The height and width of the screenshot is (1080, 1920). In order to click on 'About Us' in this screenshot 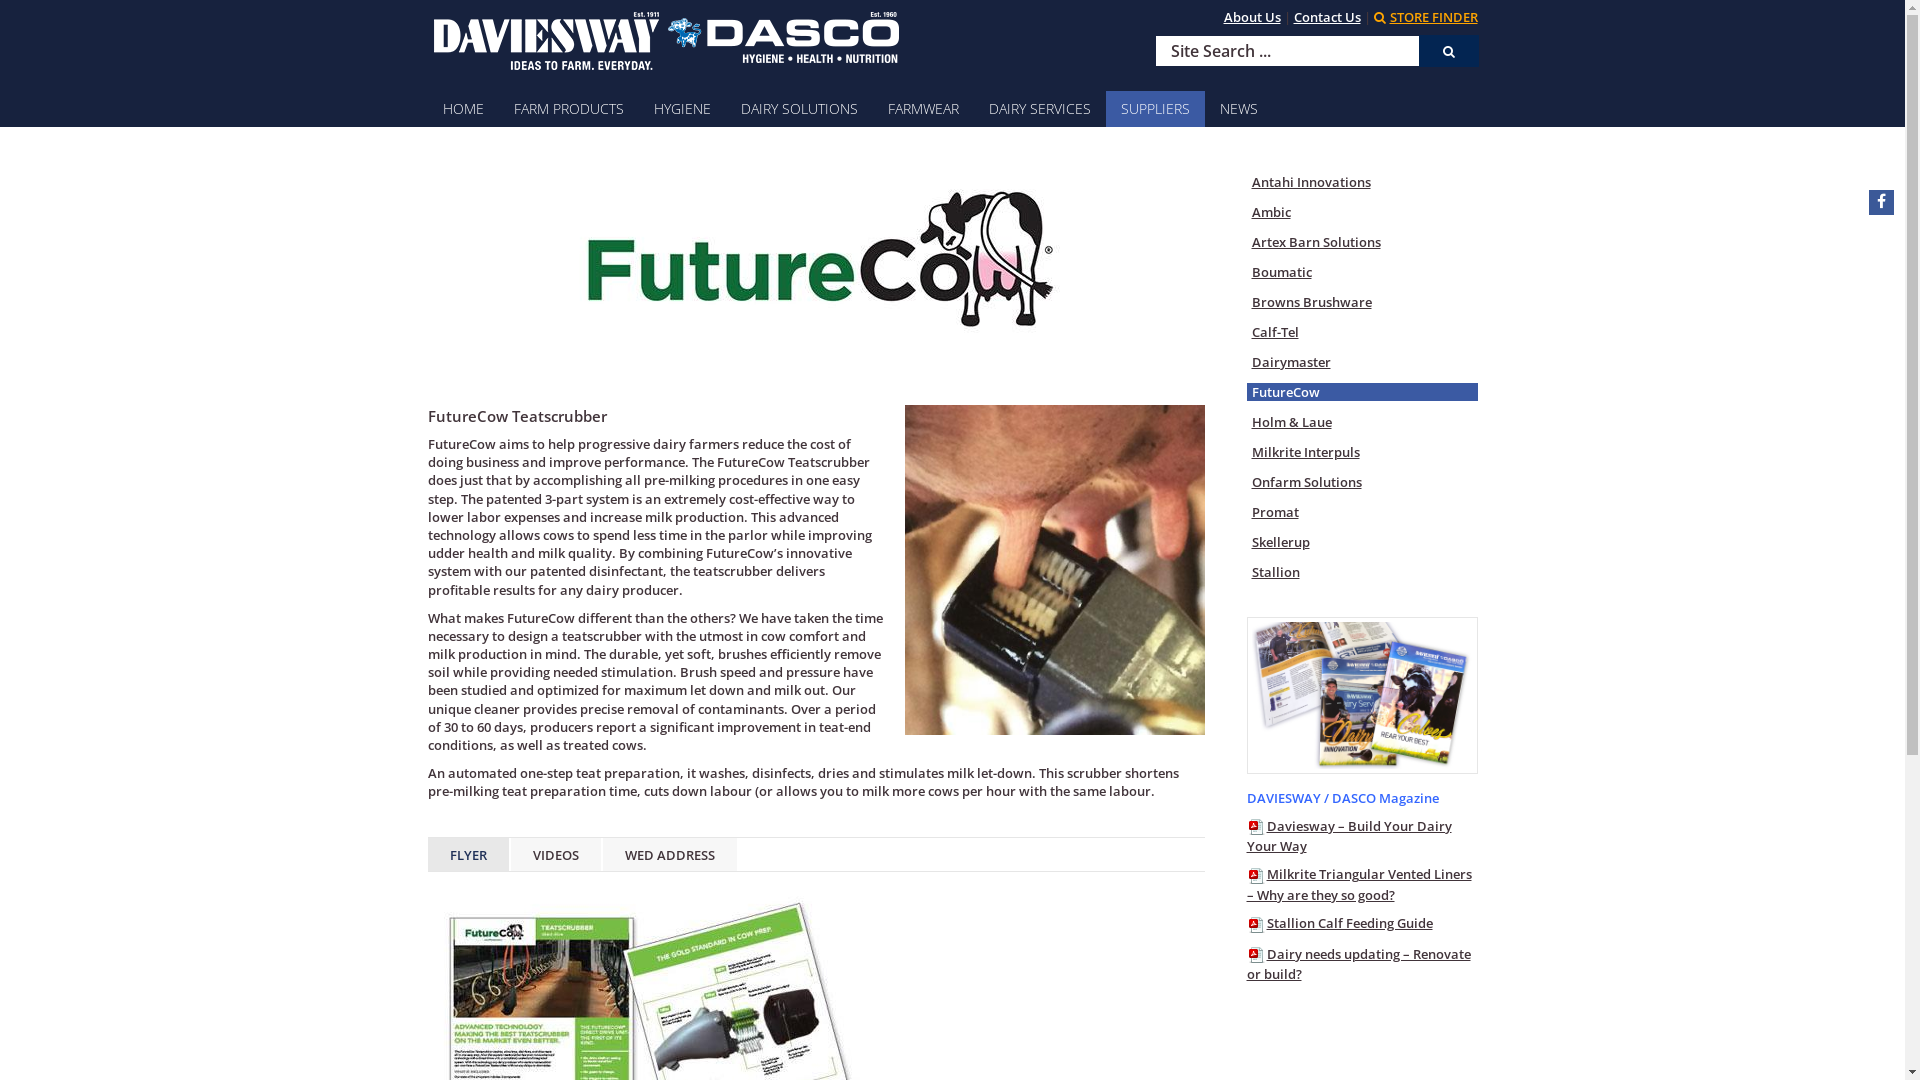, I will do `click(1251, 16)`.